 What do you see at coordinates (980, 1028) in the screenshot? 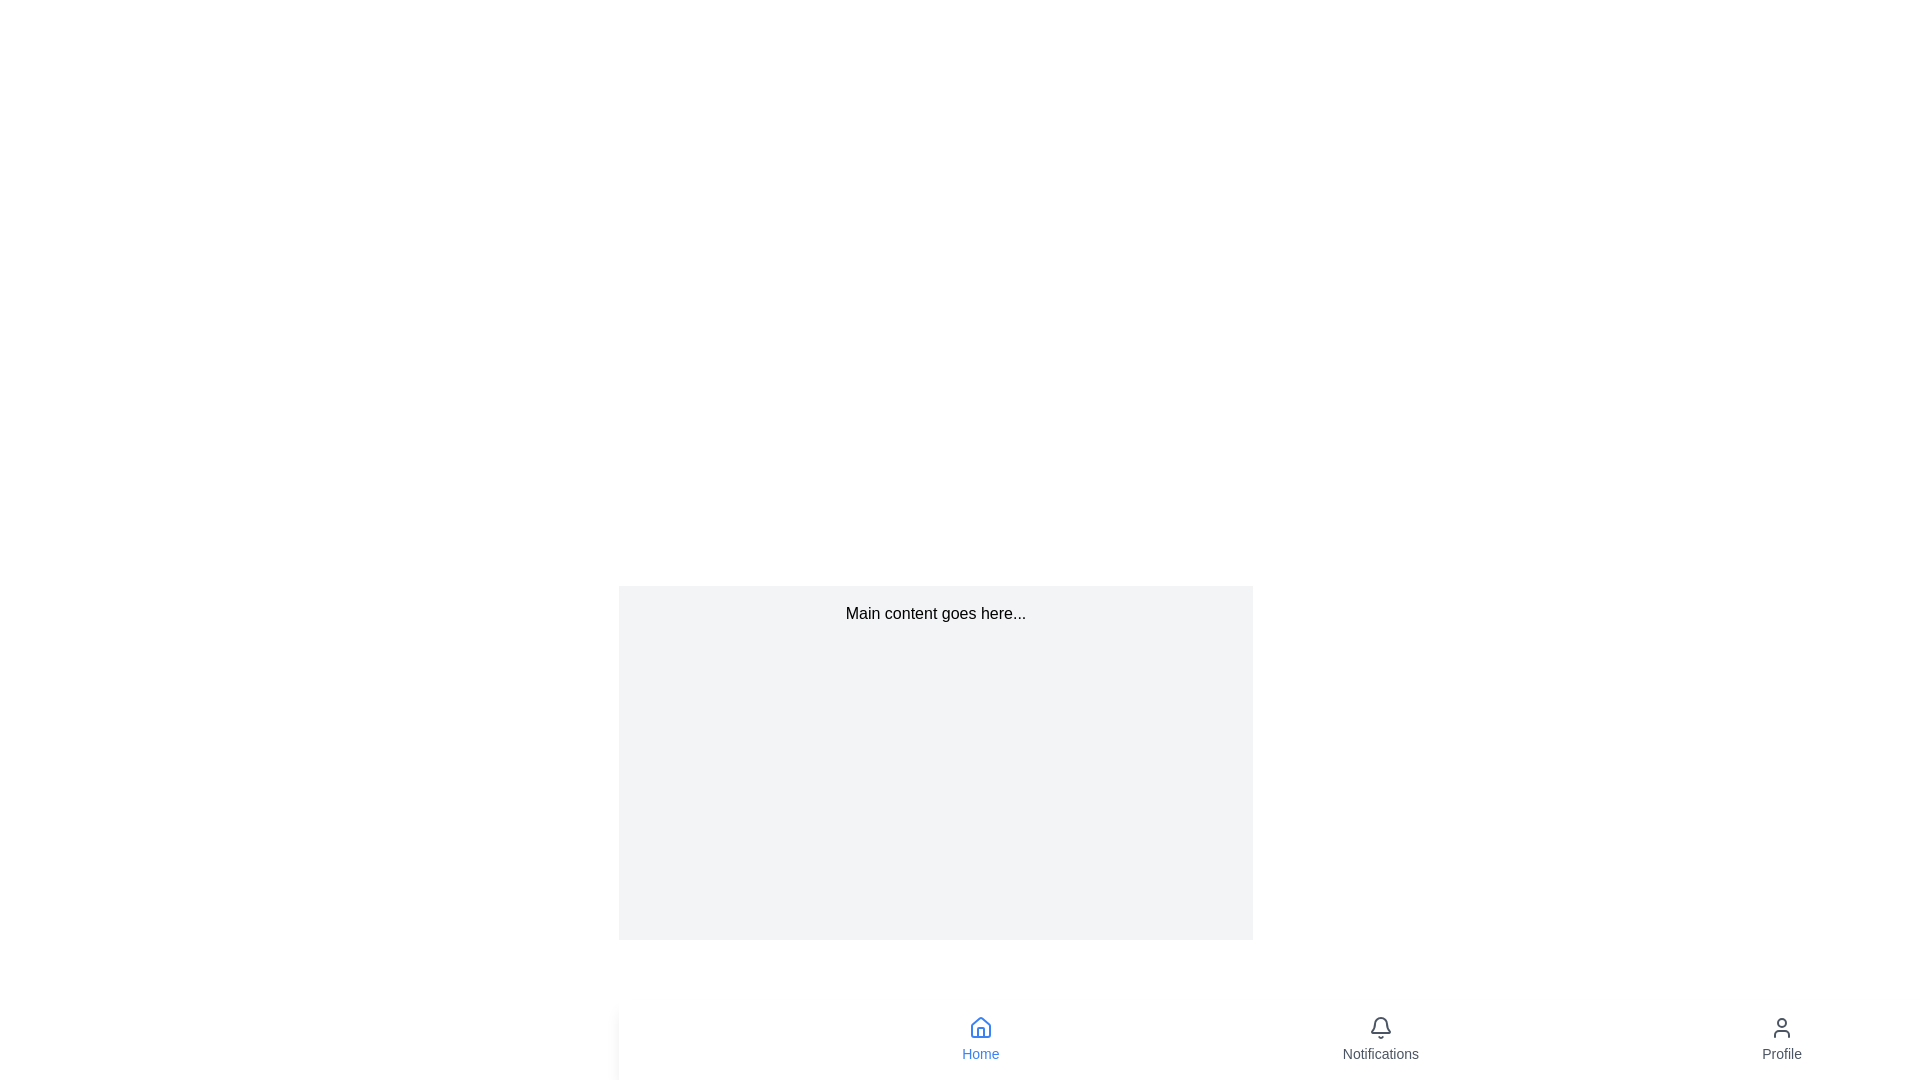
I see `the house-shaped icon in the bottom navigation bar` at bounding box center [980, 1028].